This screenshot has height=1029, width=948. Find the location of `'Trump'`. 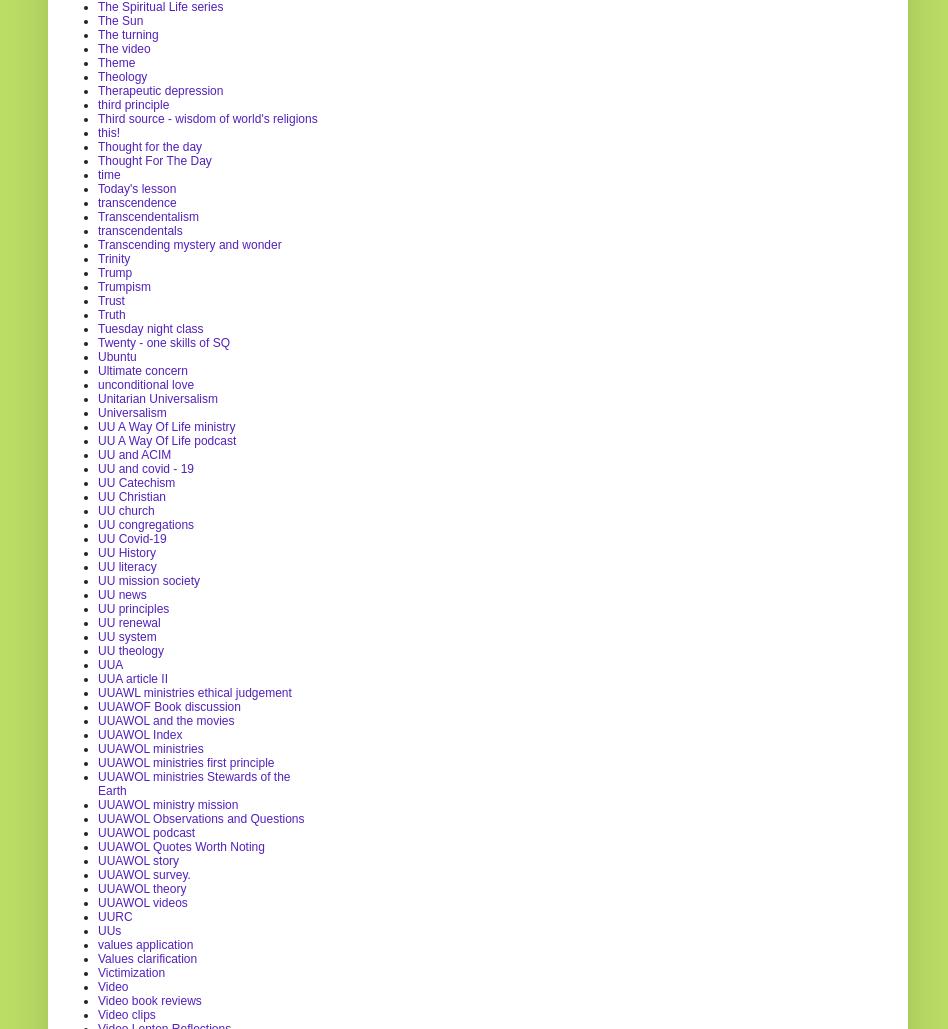

'Trump' is located at coordinates (114, 270).